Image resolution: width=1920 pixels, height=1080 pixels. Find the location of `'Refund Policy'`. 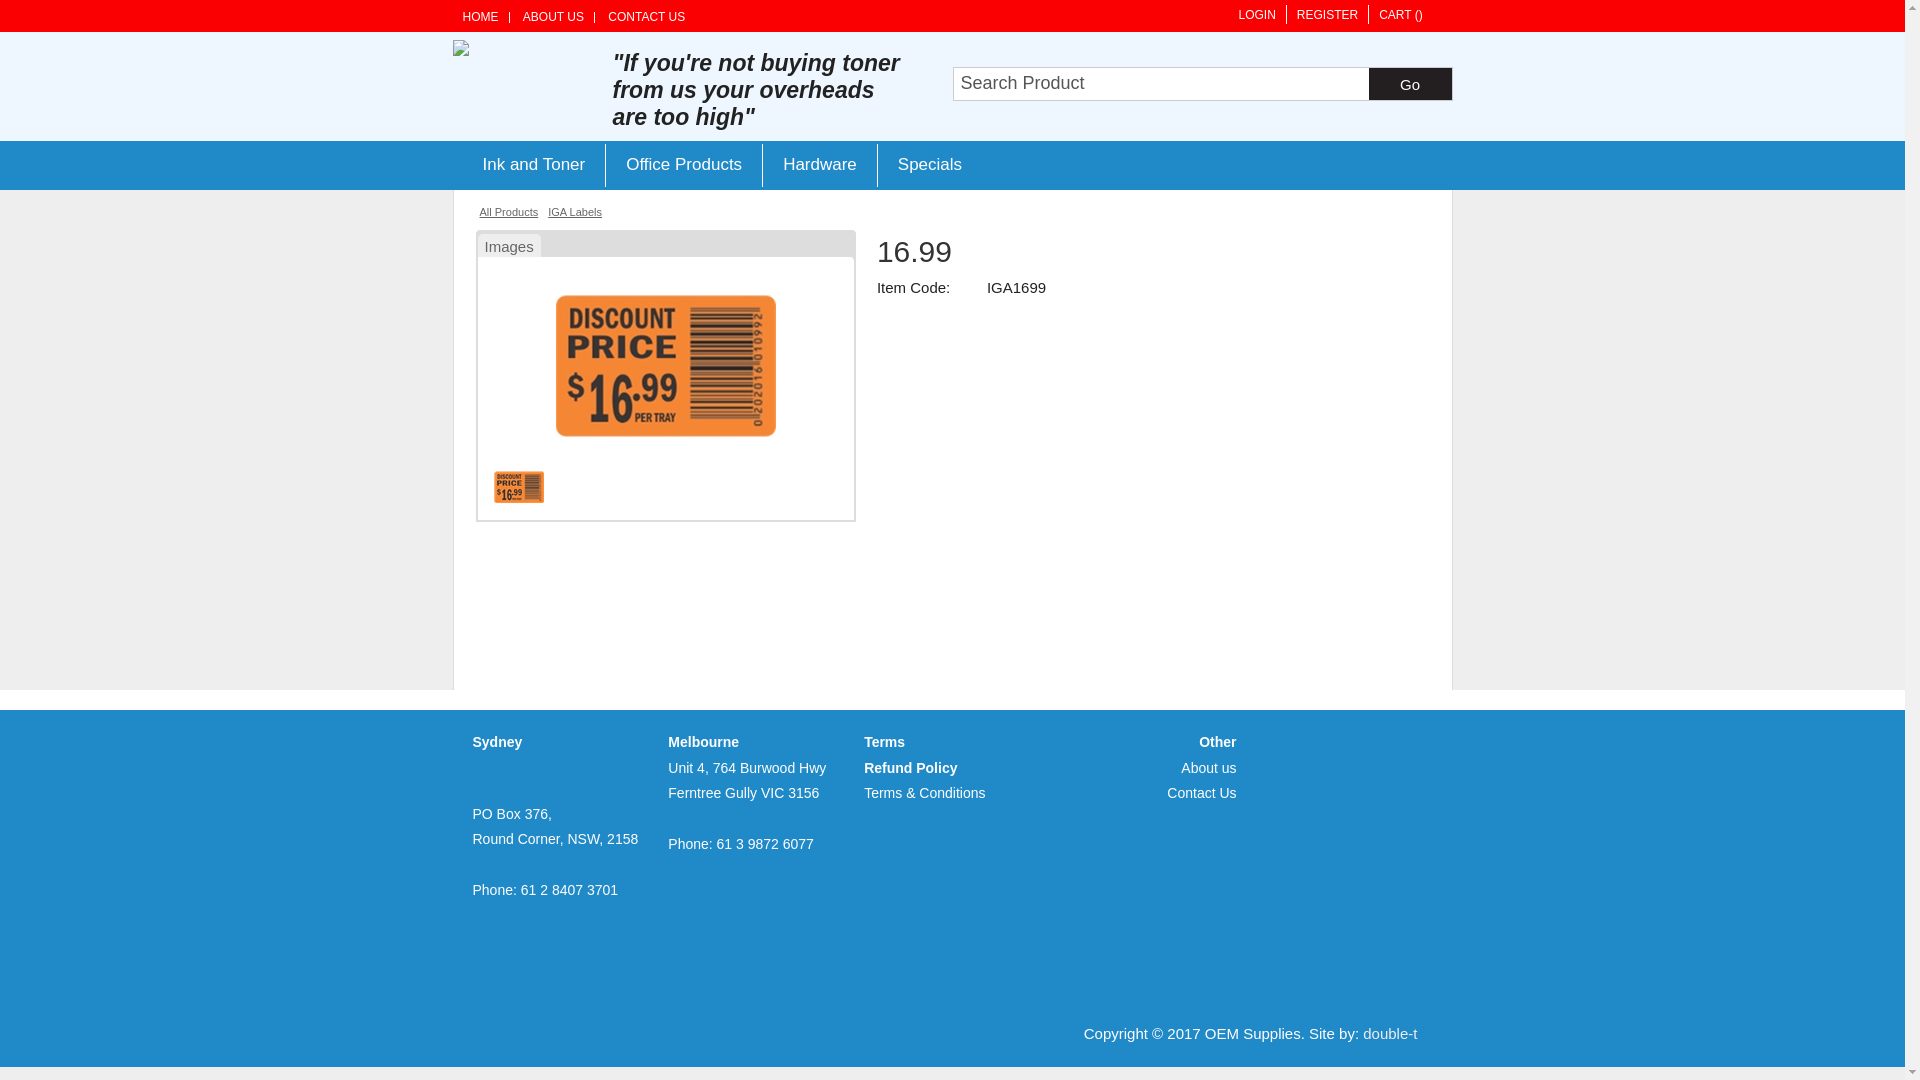

'Refund Policy' is located at coordinates (909, 766).